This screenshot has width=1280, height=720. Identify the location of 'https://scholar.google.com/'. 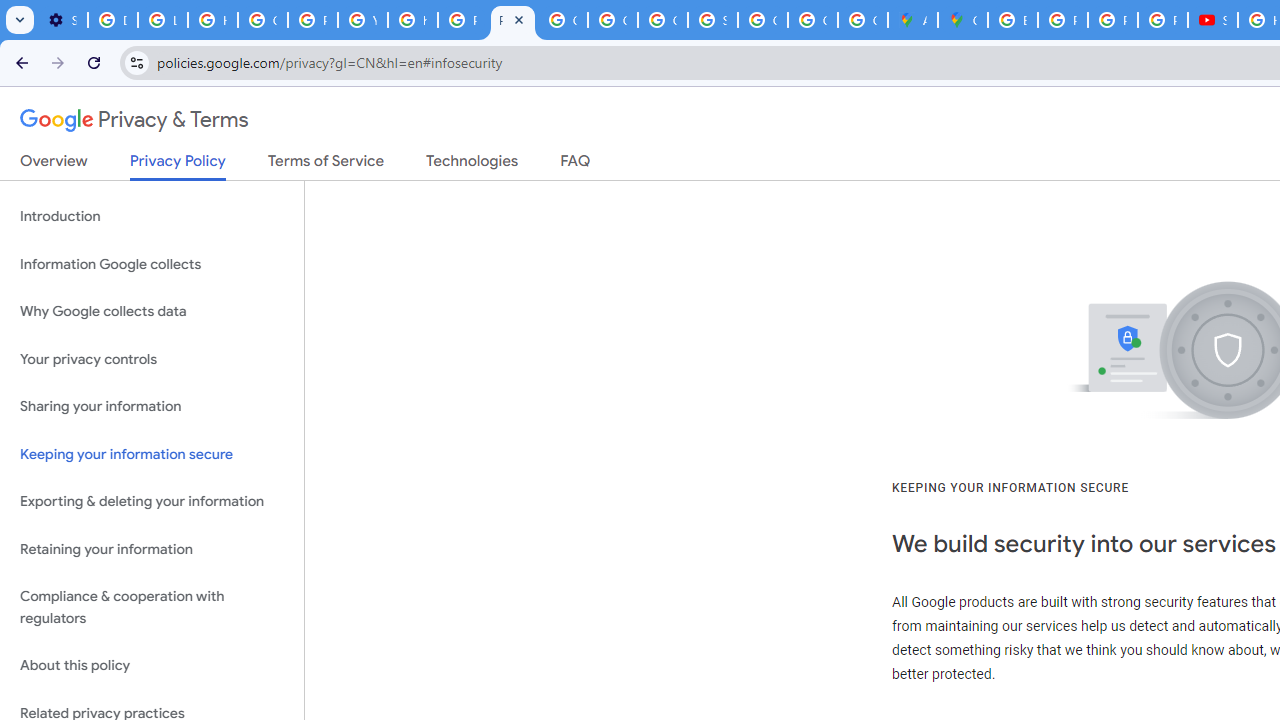
(411, 20).